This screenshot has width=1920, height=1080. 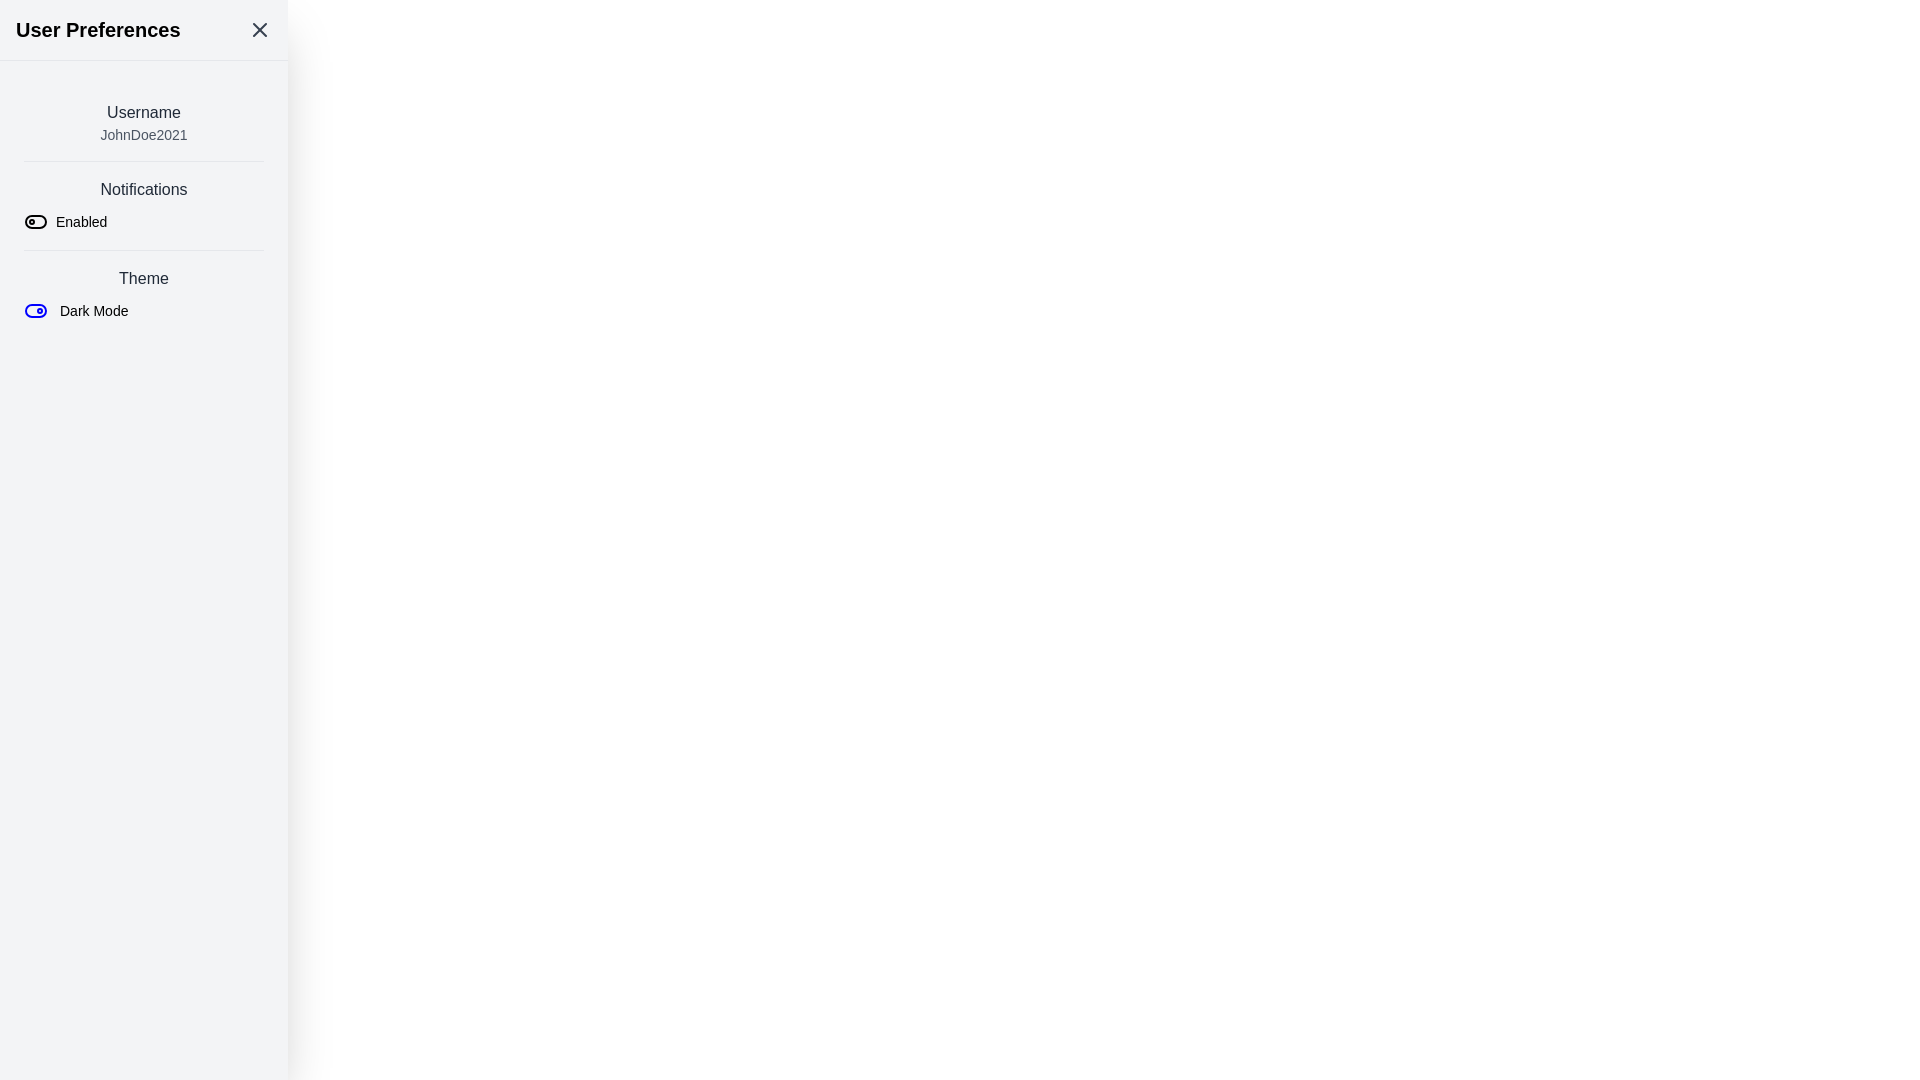 I want to click on the text element displaying 'Theme' in gray color, located above the 'Dark Mode' text and toggle components within the 'ThemeDark Mode' section, so click(x=143, y=278).